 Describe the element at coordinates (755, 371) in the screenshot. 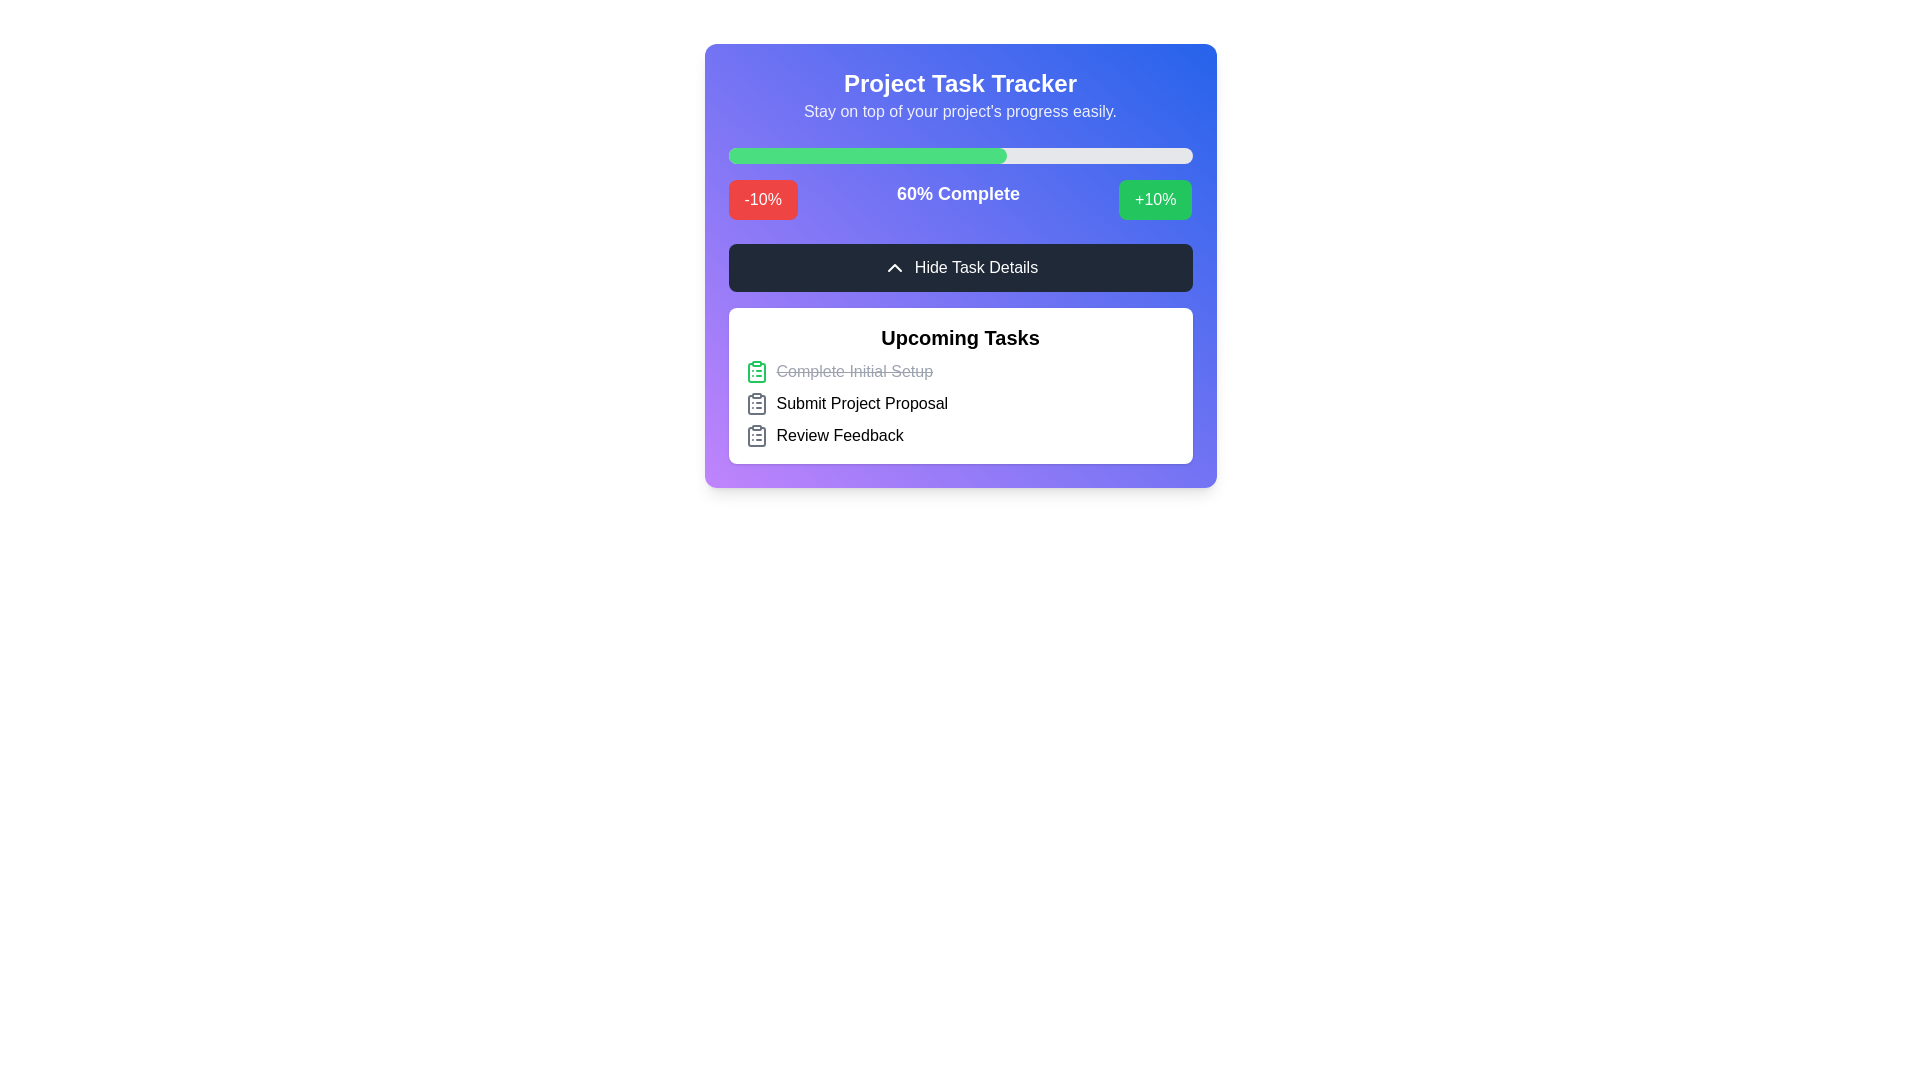

I see `the green clipboard icon located to the left of the strikethrough text 'Complete Initial Setup' in the 'Upcoming Tasks' section` at that location.